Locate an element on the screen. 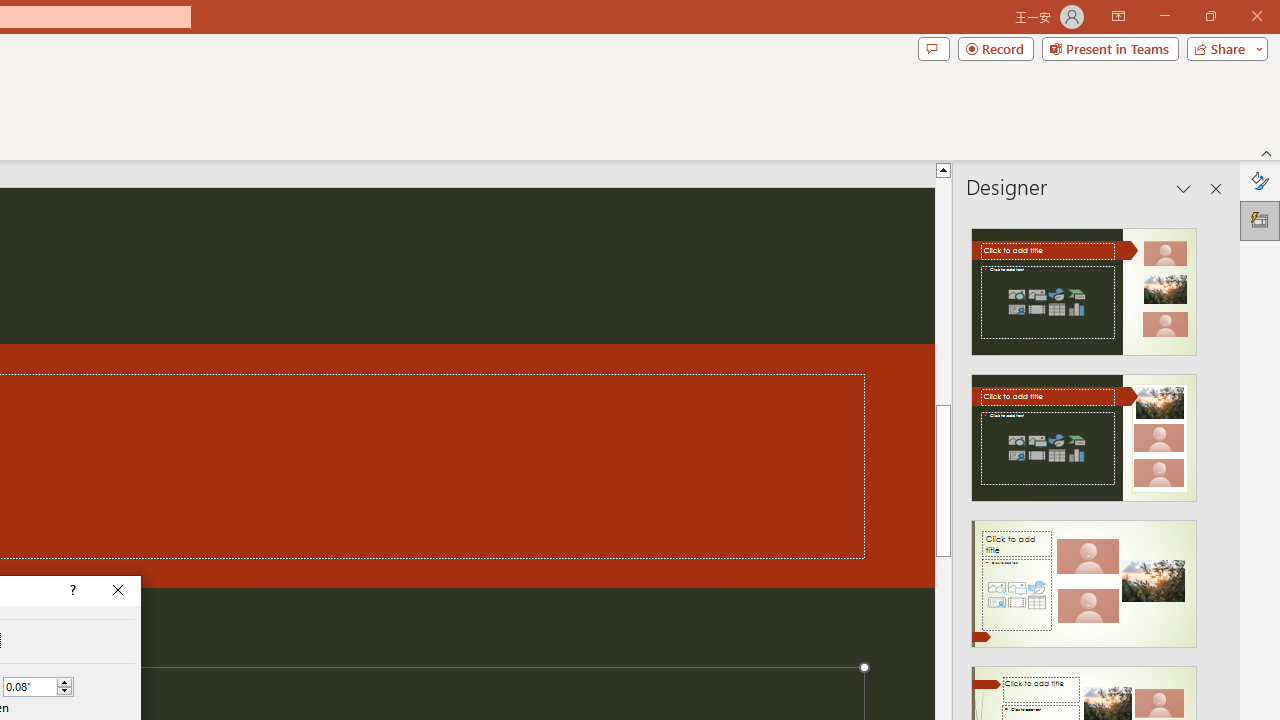 This screenshot has height=720, width=1280. 'Context help' is located at coordinates (71, 590).